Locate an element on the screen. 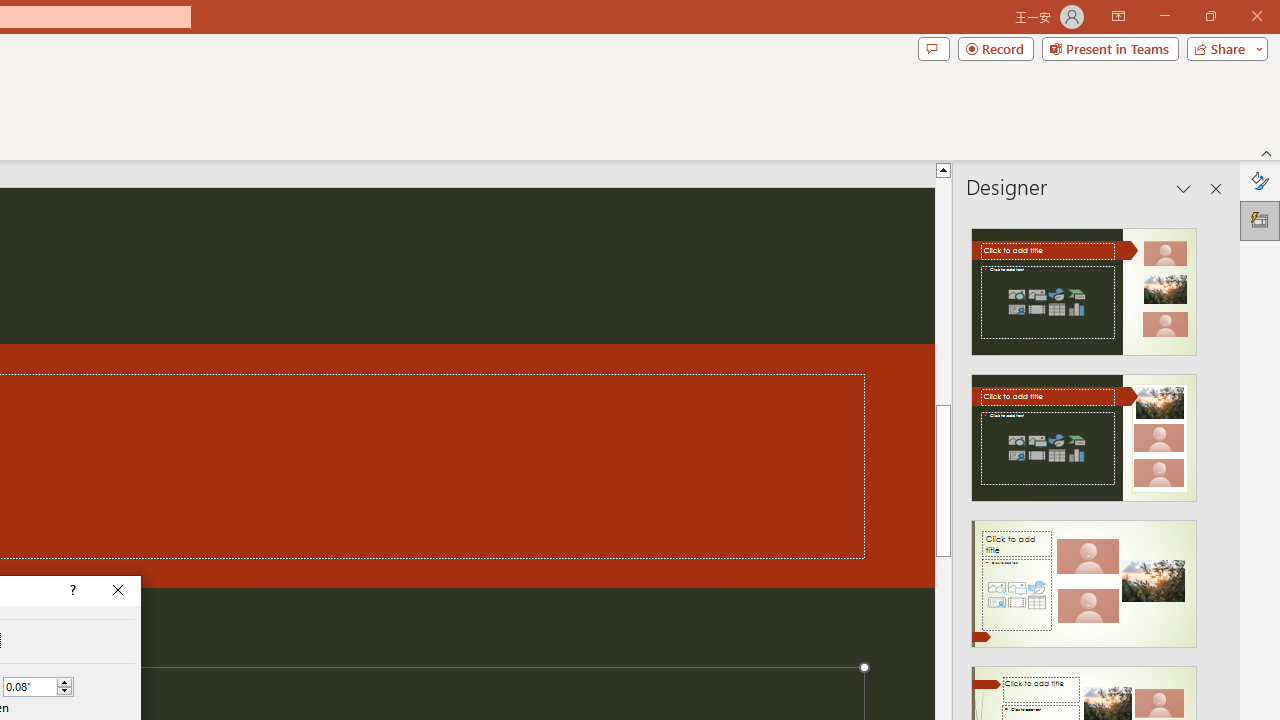 This screenshot has height=720, width=1280. 'Context help' is located at coordinates (71, 590).